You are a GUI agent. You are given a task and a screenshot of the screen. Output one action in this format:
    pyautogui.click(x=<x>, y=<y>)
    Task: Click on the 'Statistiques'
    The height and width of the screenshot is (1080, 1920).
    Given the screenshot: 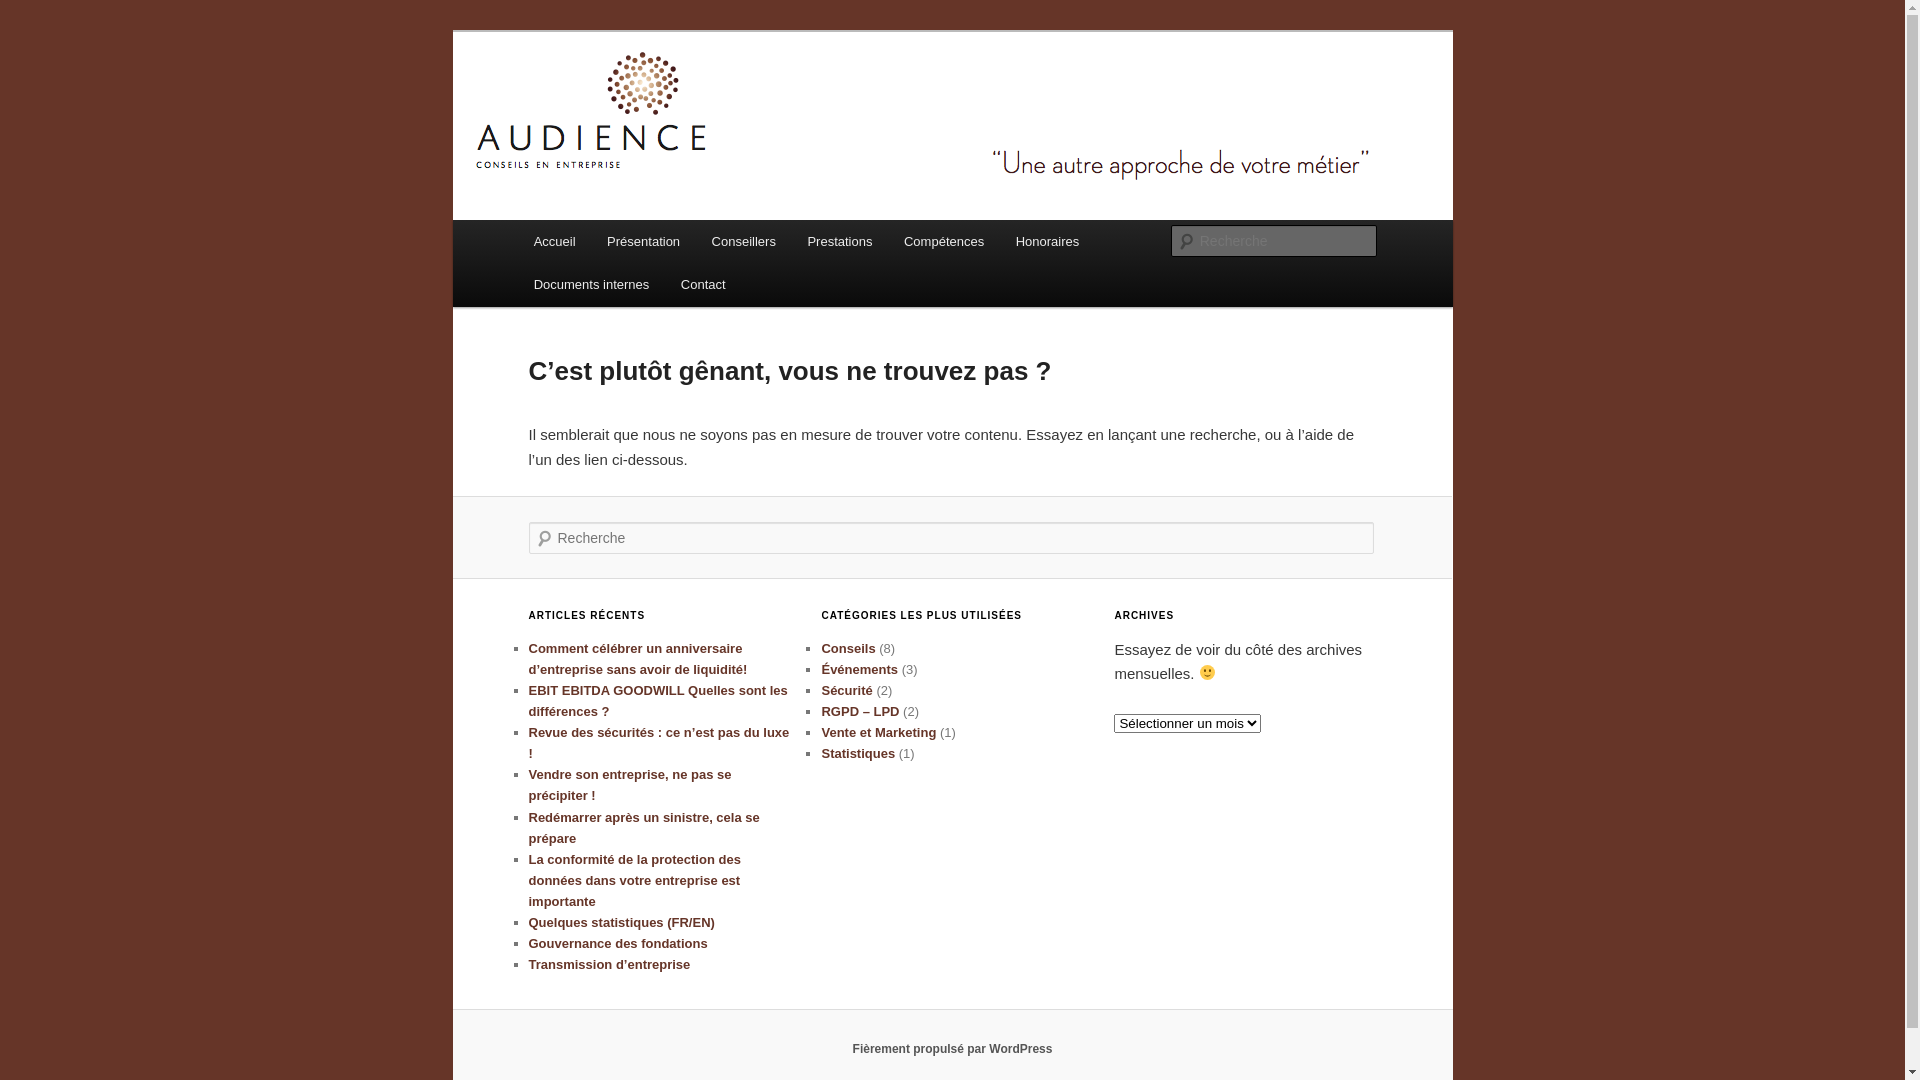 What is the action you would take?
    pyautogui.click(x=820, y=753)
    